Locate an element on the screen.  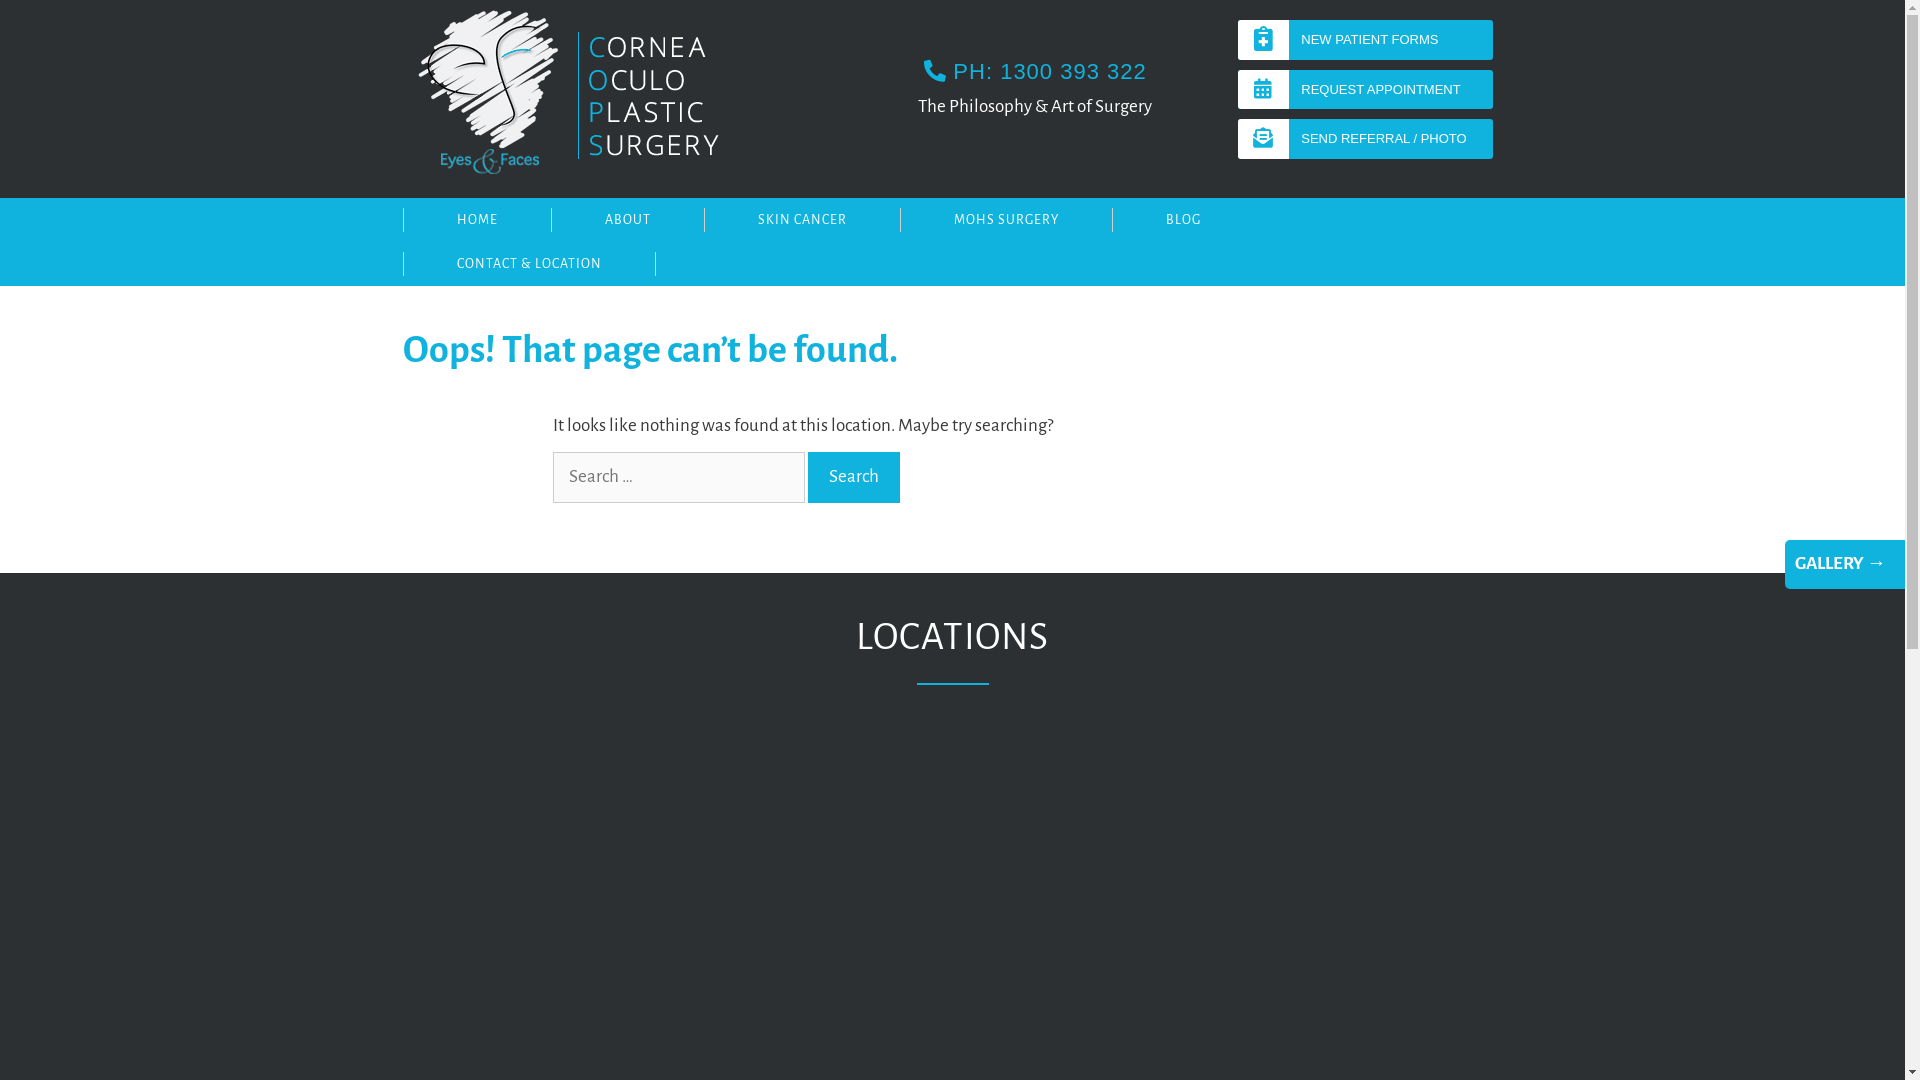
'NEW PATIENT FORMS' is located at coordinates (1364, 39).